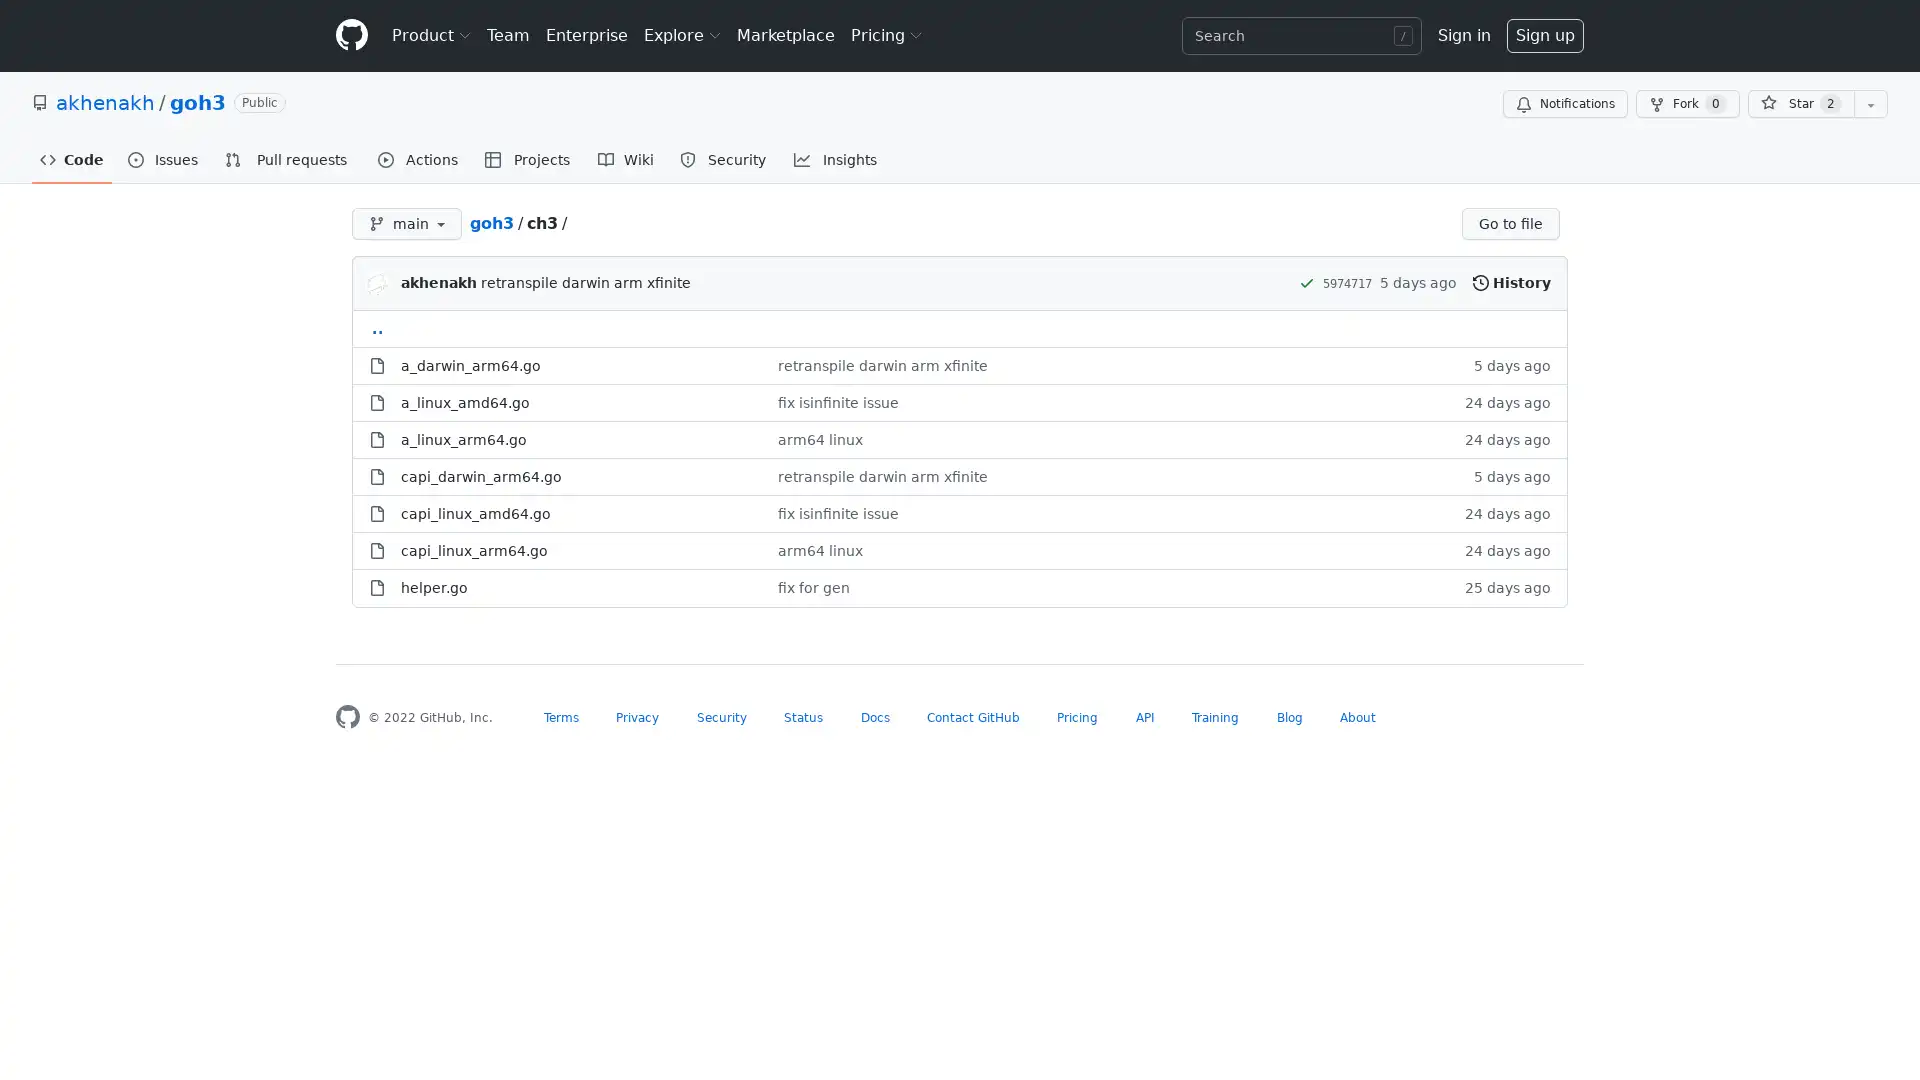 Image resolution: width=1920 pixels, height=1080 pixels. I want to click on You must be signed in to add this repository to a list, so click(1870, 104).